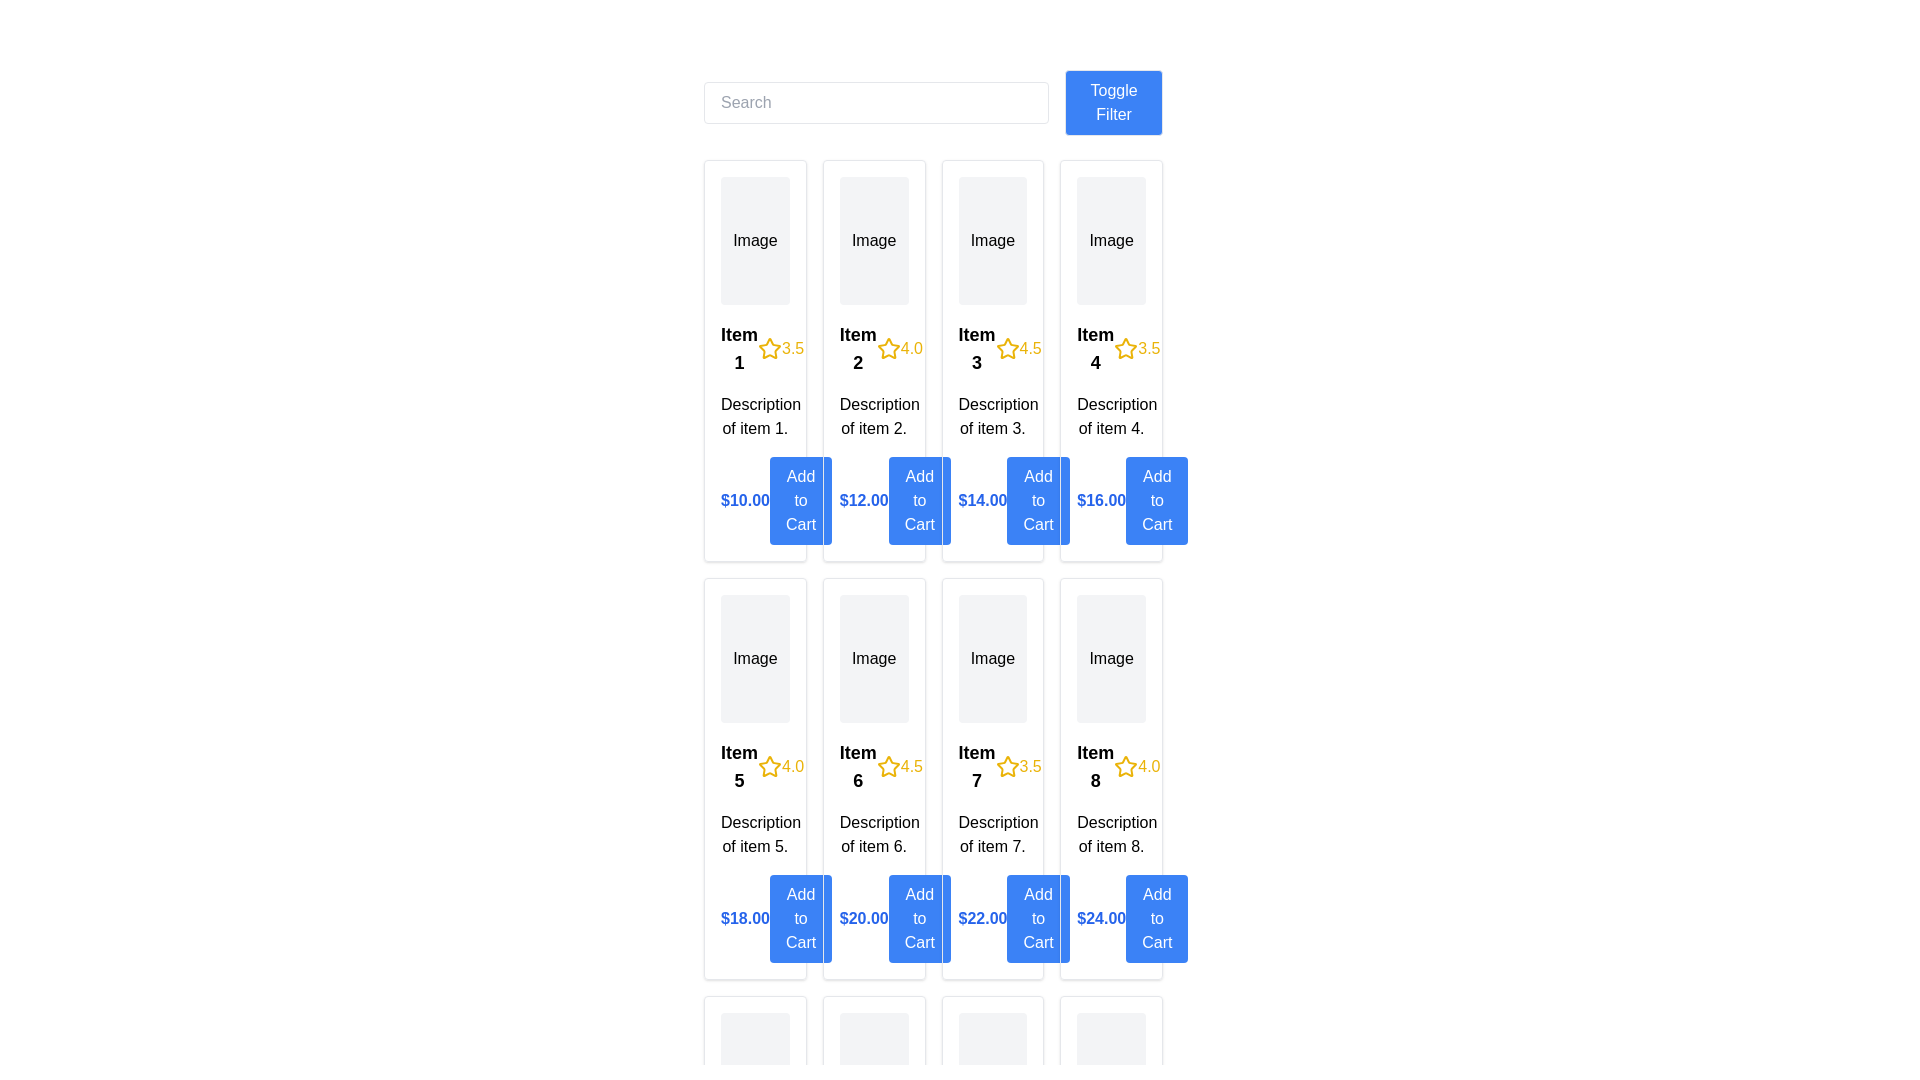 This screenshot has height=1080, width=1920. I want to click on rating value displayed as '4.5' in bold yellow color, located in the 'Item 6' section to the right of the item's name, so click(898, 766).